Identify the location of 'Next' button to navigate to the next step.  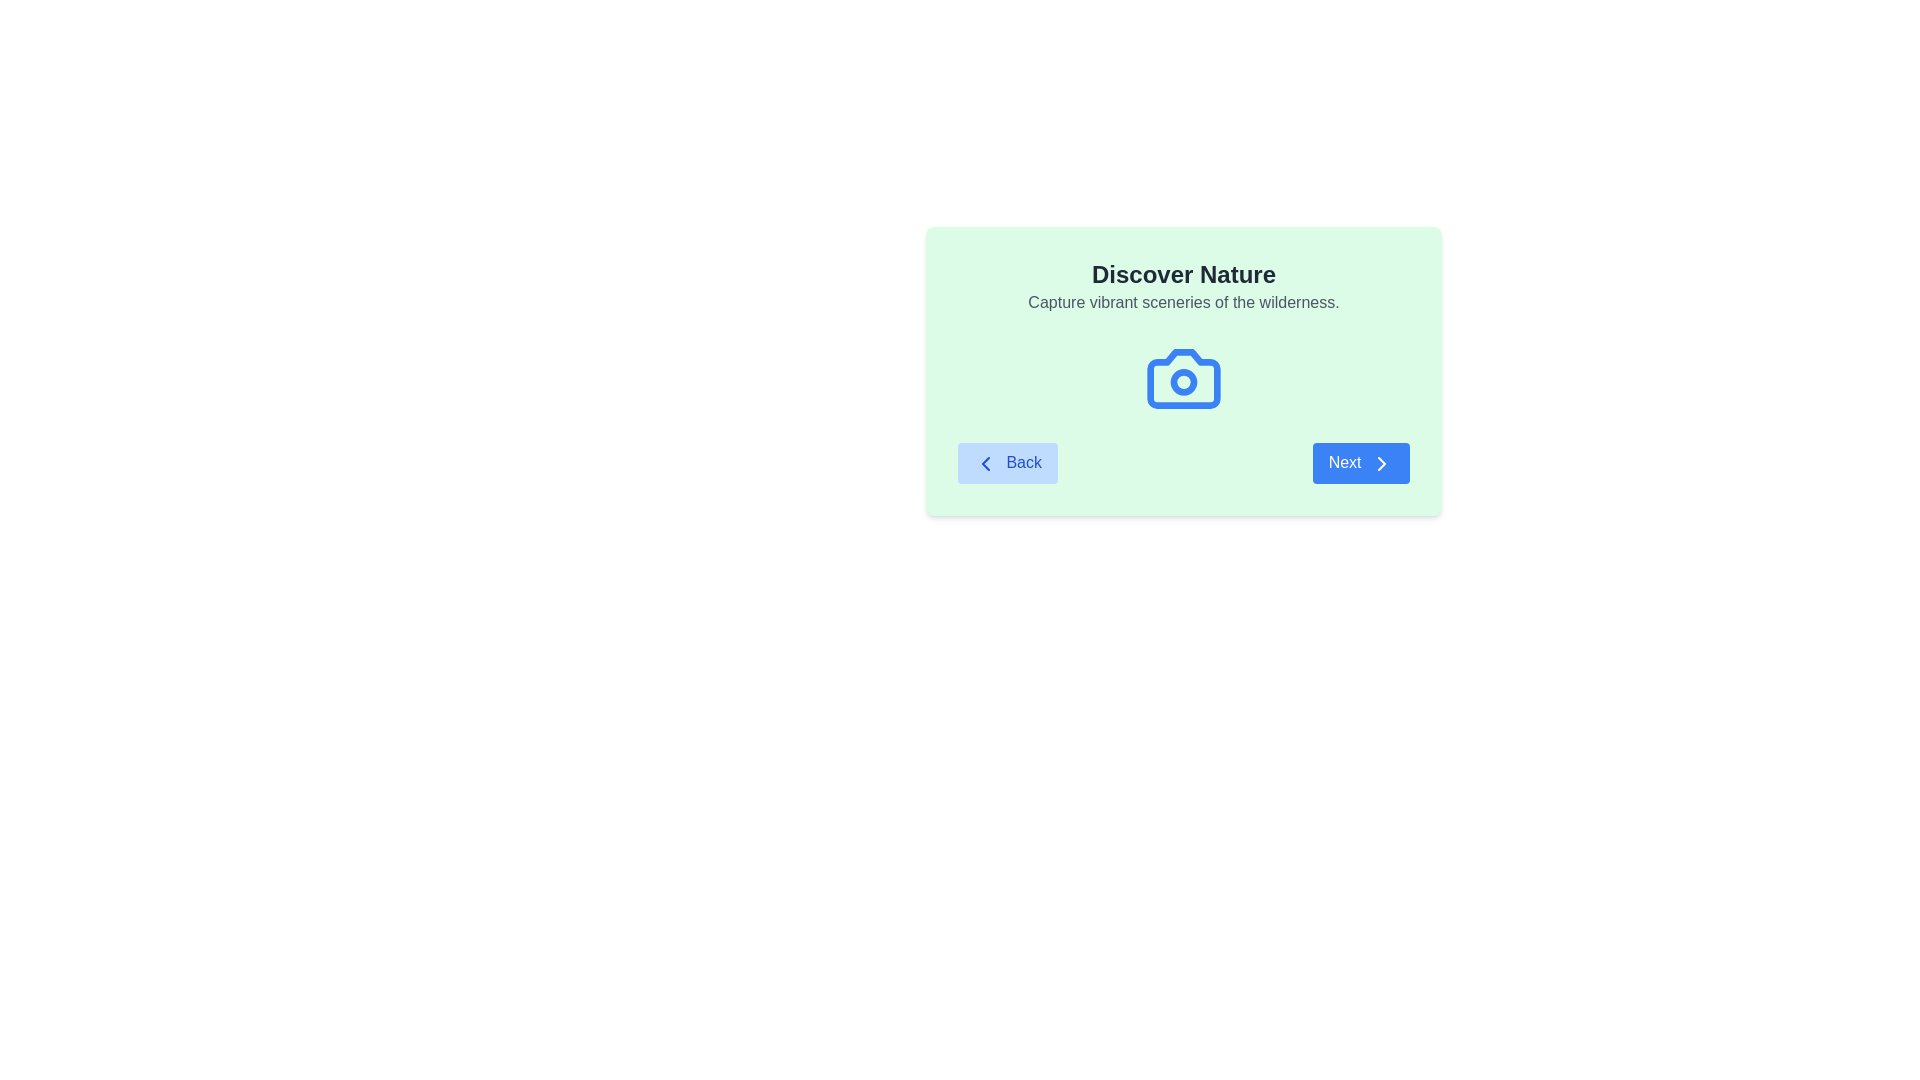
(1360, 462).